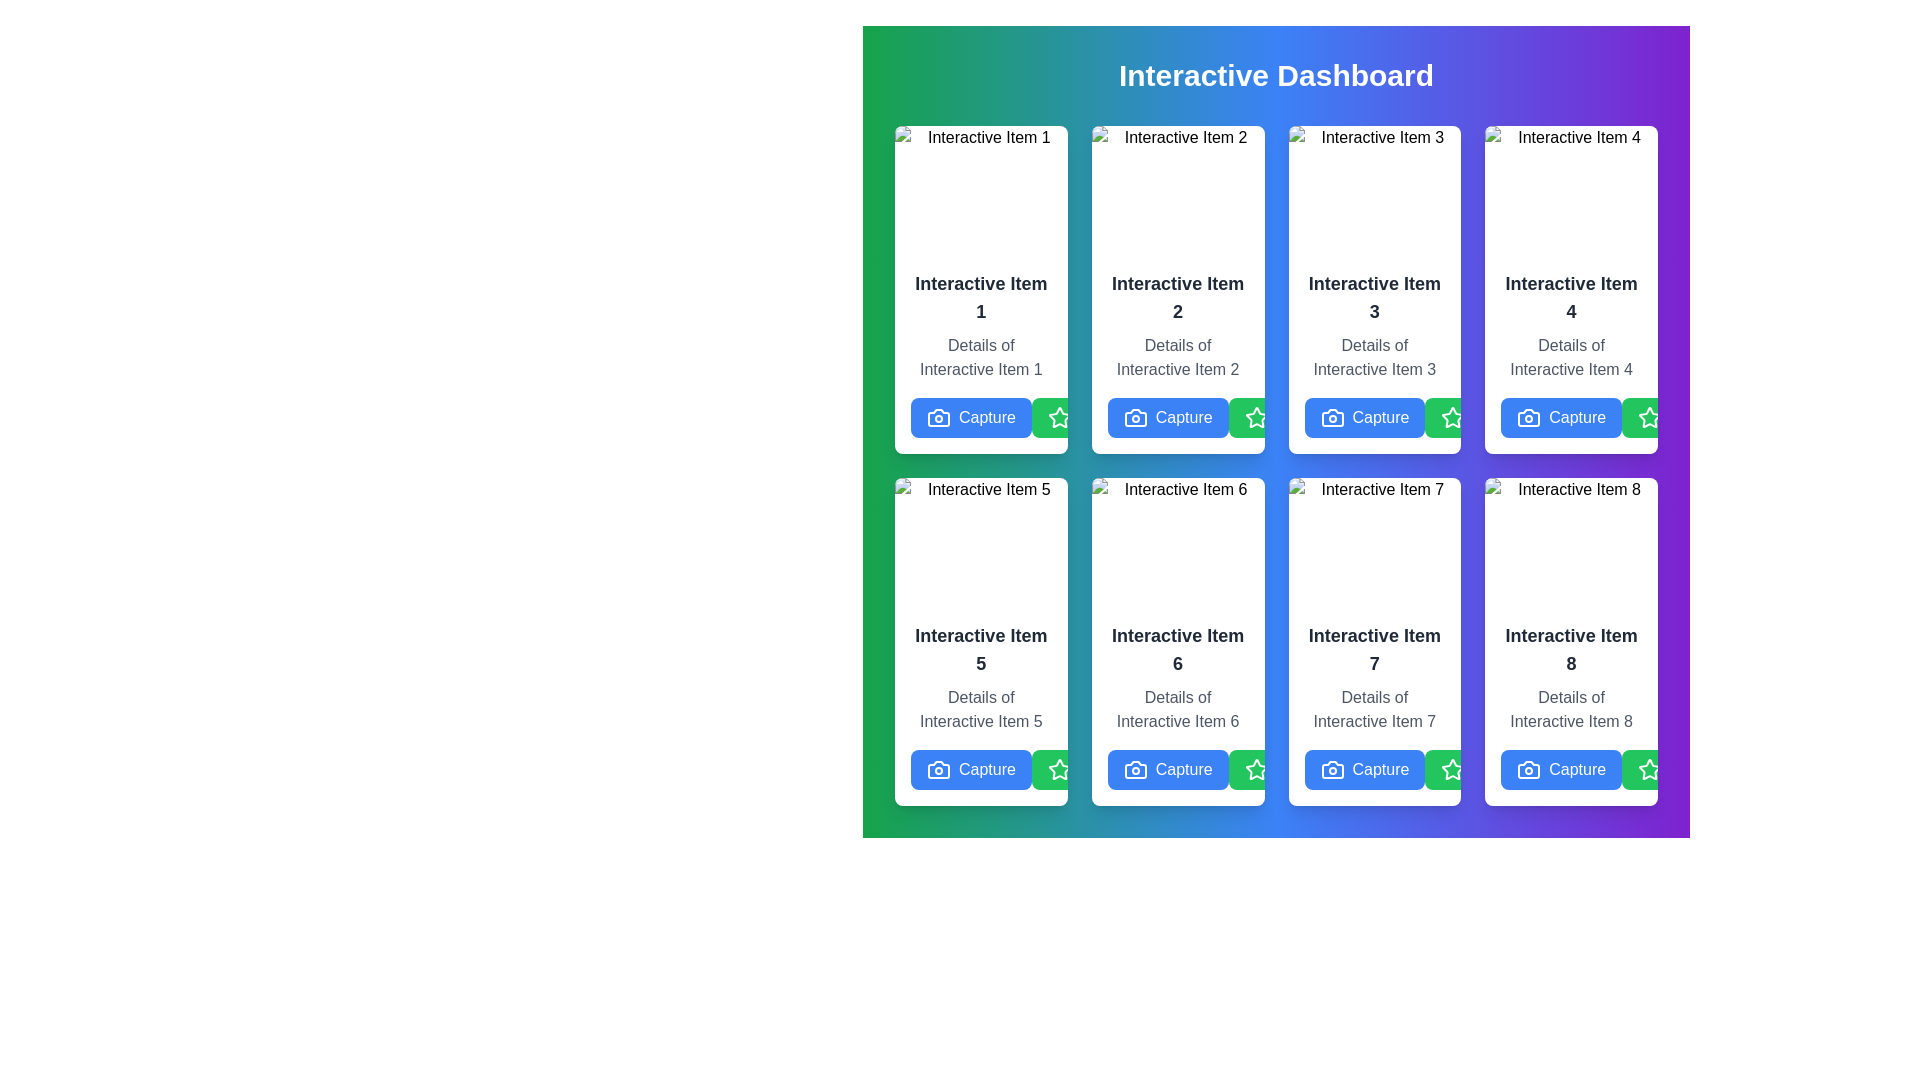 This screenshot has width=1920, height=1080. Describe the element at coordinates (1178, 542) in the screenshot. I see `details of the image representing 'Interactive Item 6' located in the top section of its card, positioned in the second row, second column of the grid layout` at that location.